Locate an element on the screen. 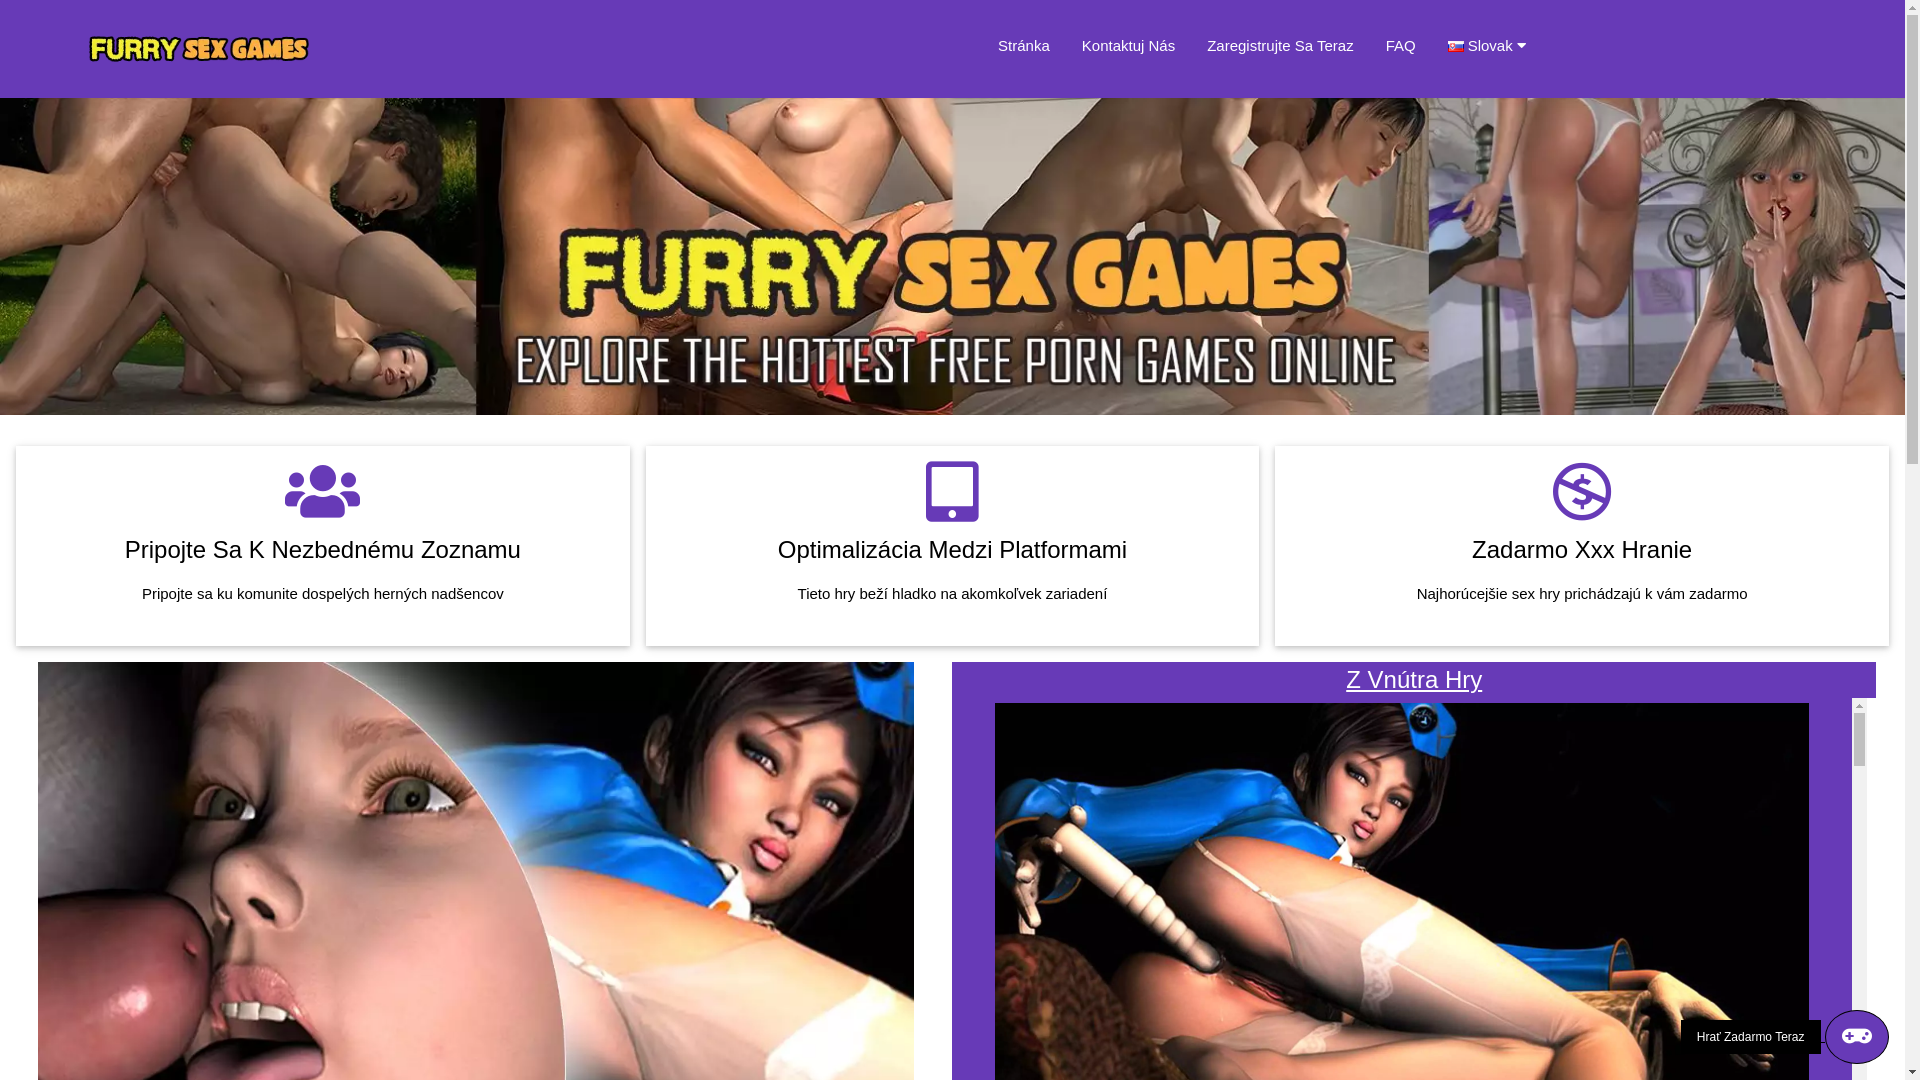 Image resolution: width=1920 pixels, height=1080 pixels. 'Slovak' is located at coordinates (1448, 45).